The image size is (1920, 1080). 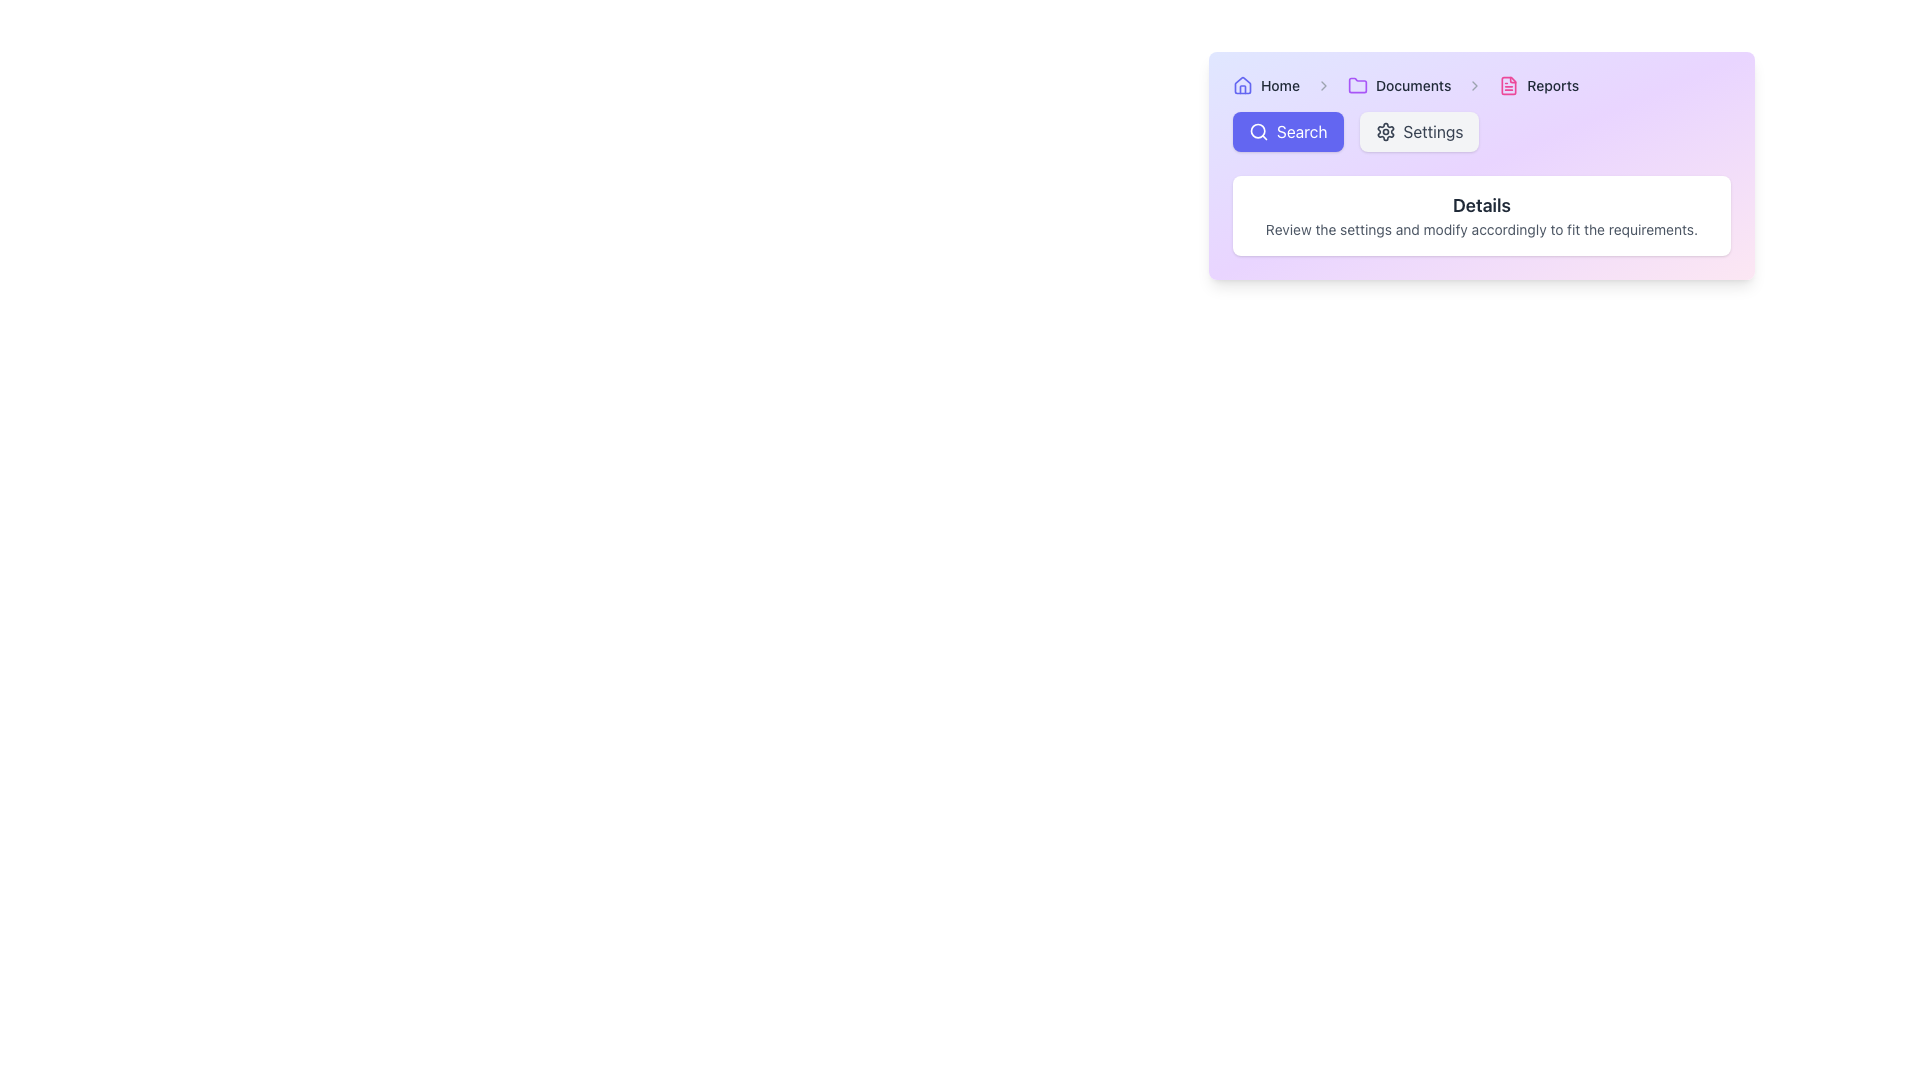 I want to click on the settings button located in the top-right section of the interface to change its background color, so click(x=1418, y=131).